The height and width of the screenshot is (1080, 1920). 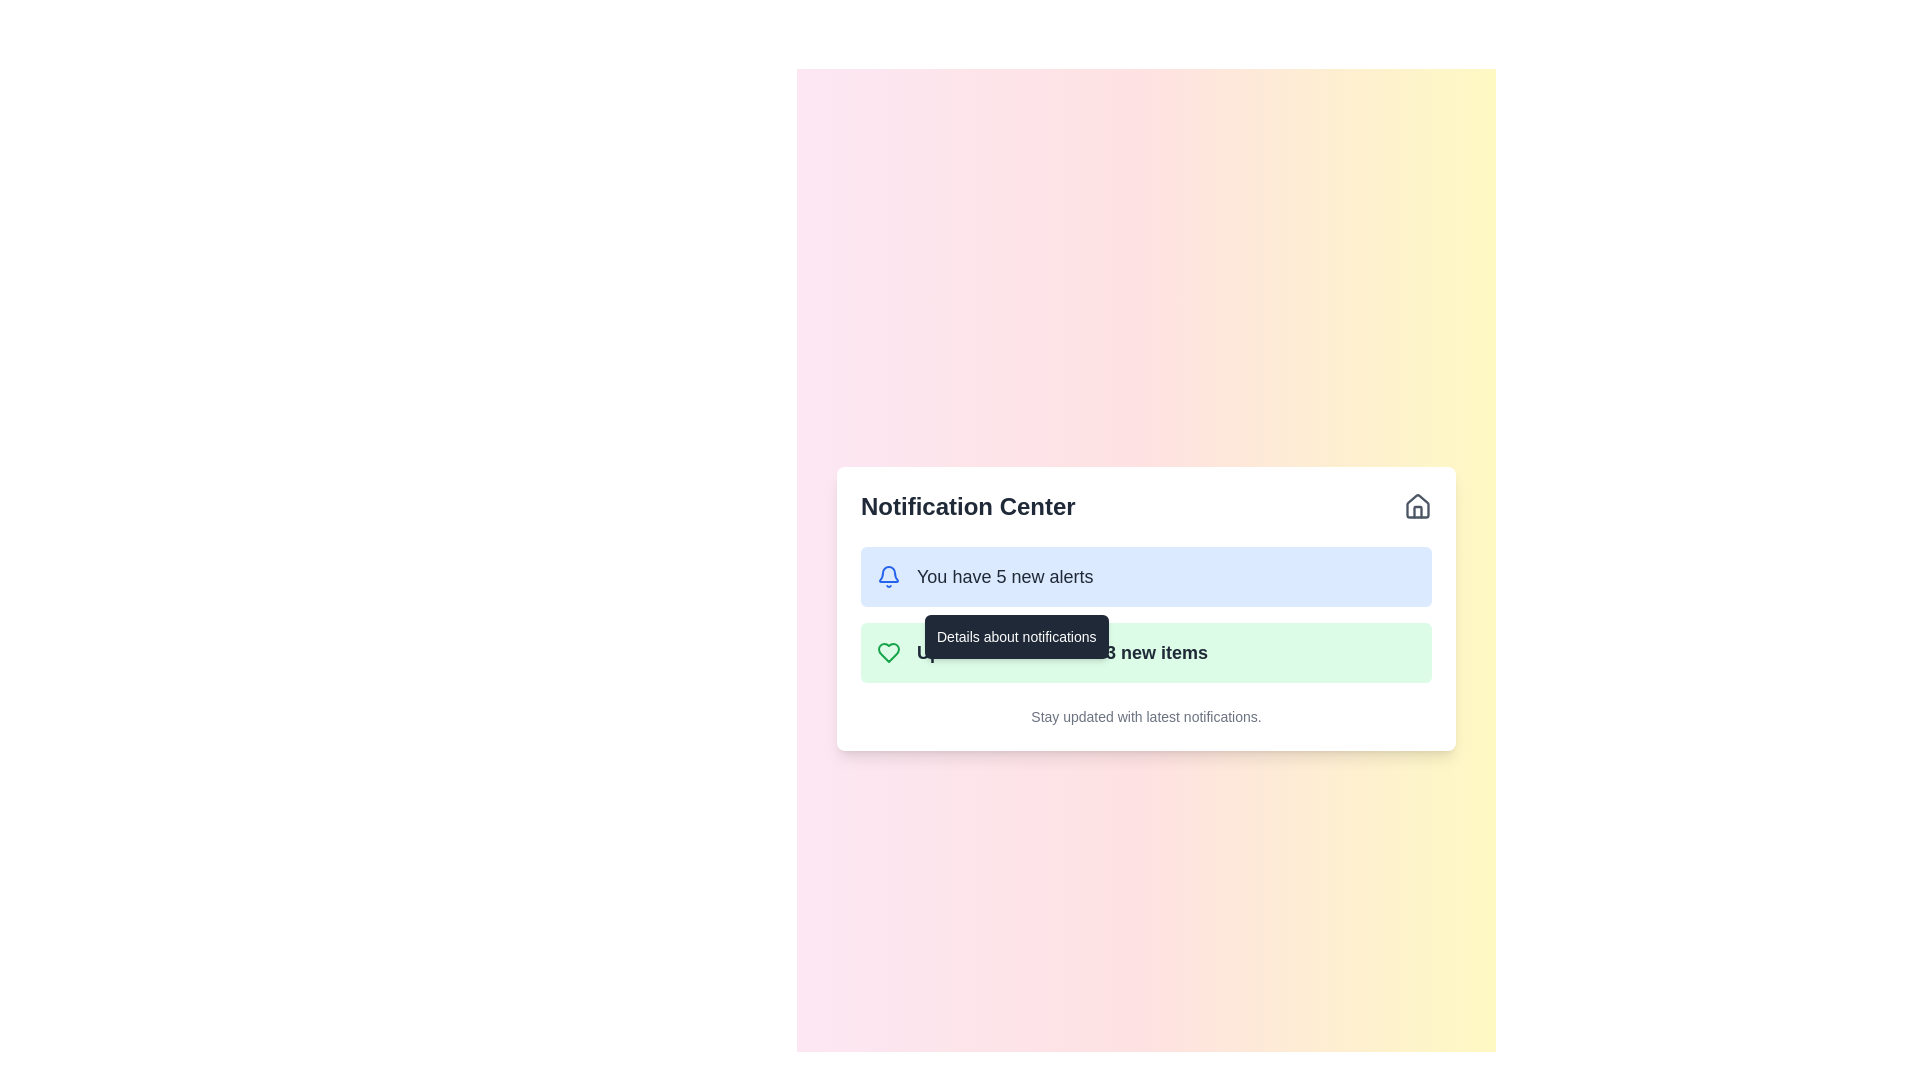 I want to click on the text label displaying 'Stay updated with latest notifications.' at the bottom of the Notification Center card, so click(x=1146, y=716).